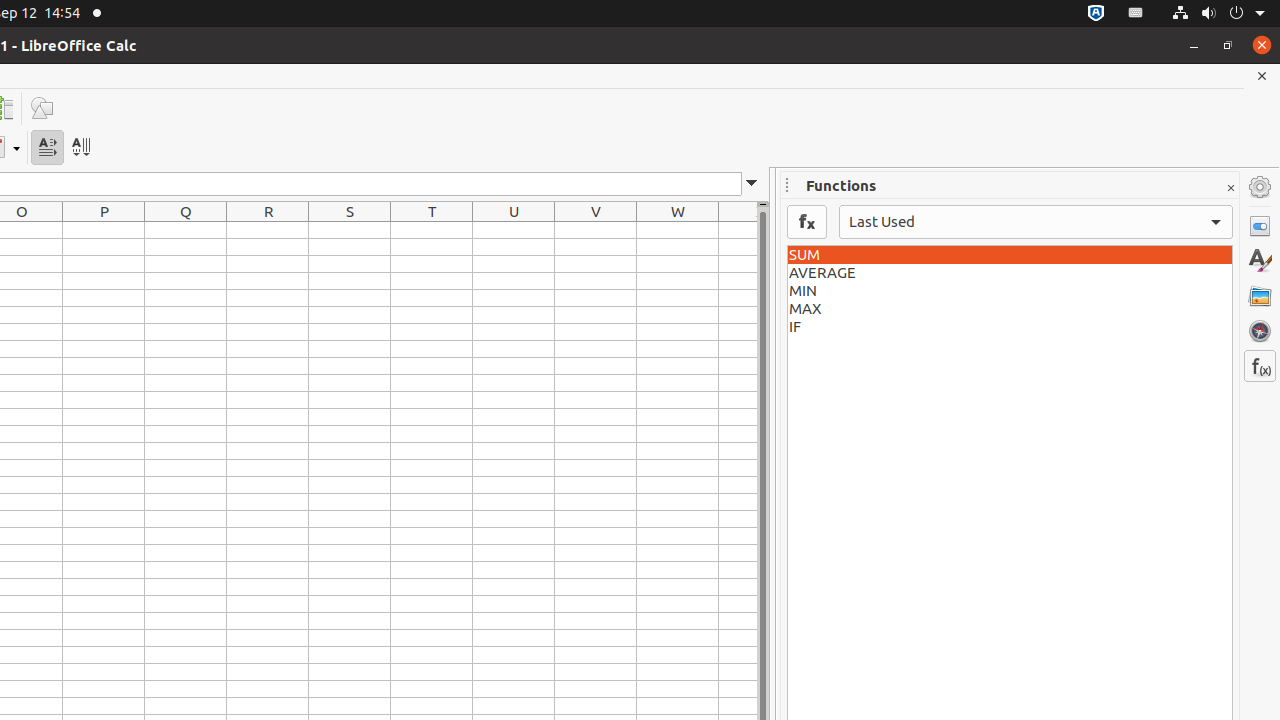 The image size is (1280, 720). Describe the element at coordinates (514, 229) in the screenshot. I see `'U1'` at that location.